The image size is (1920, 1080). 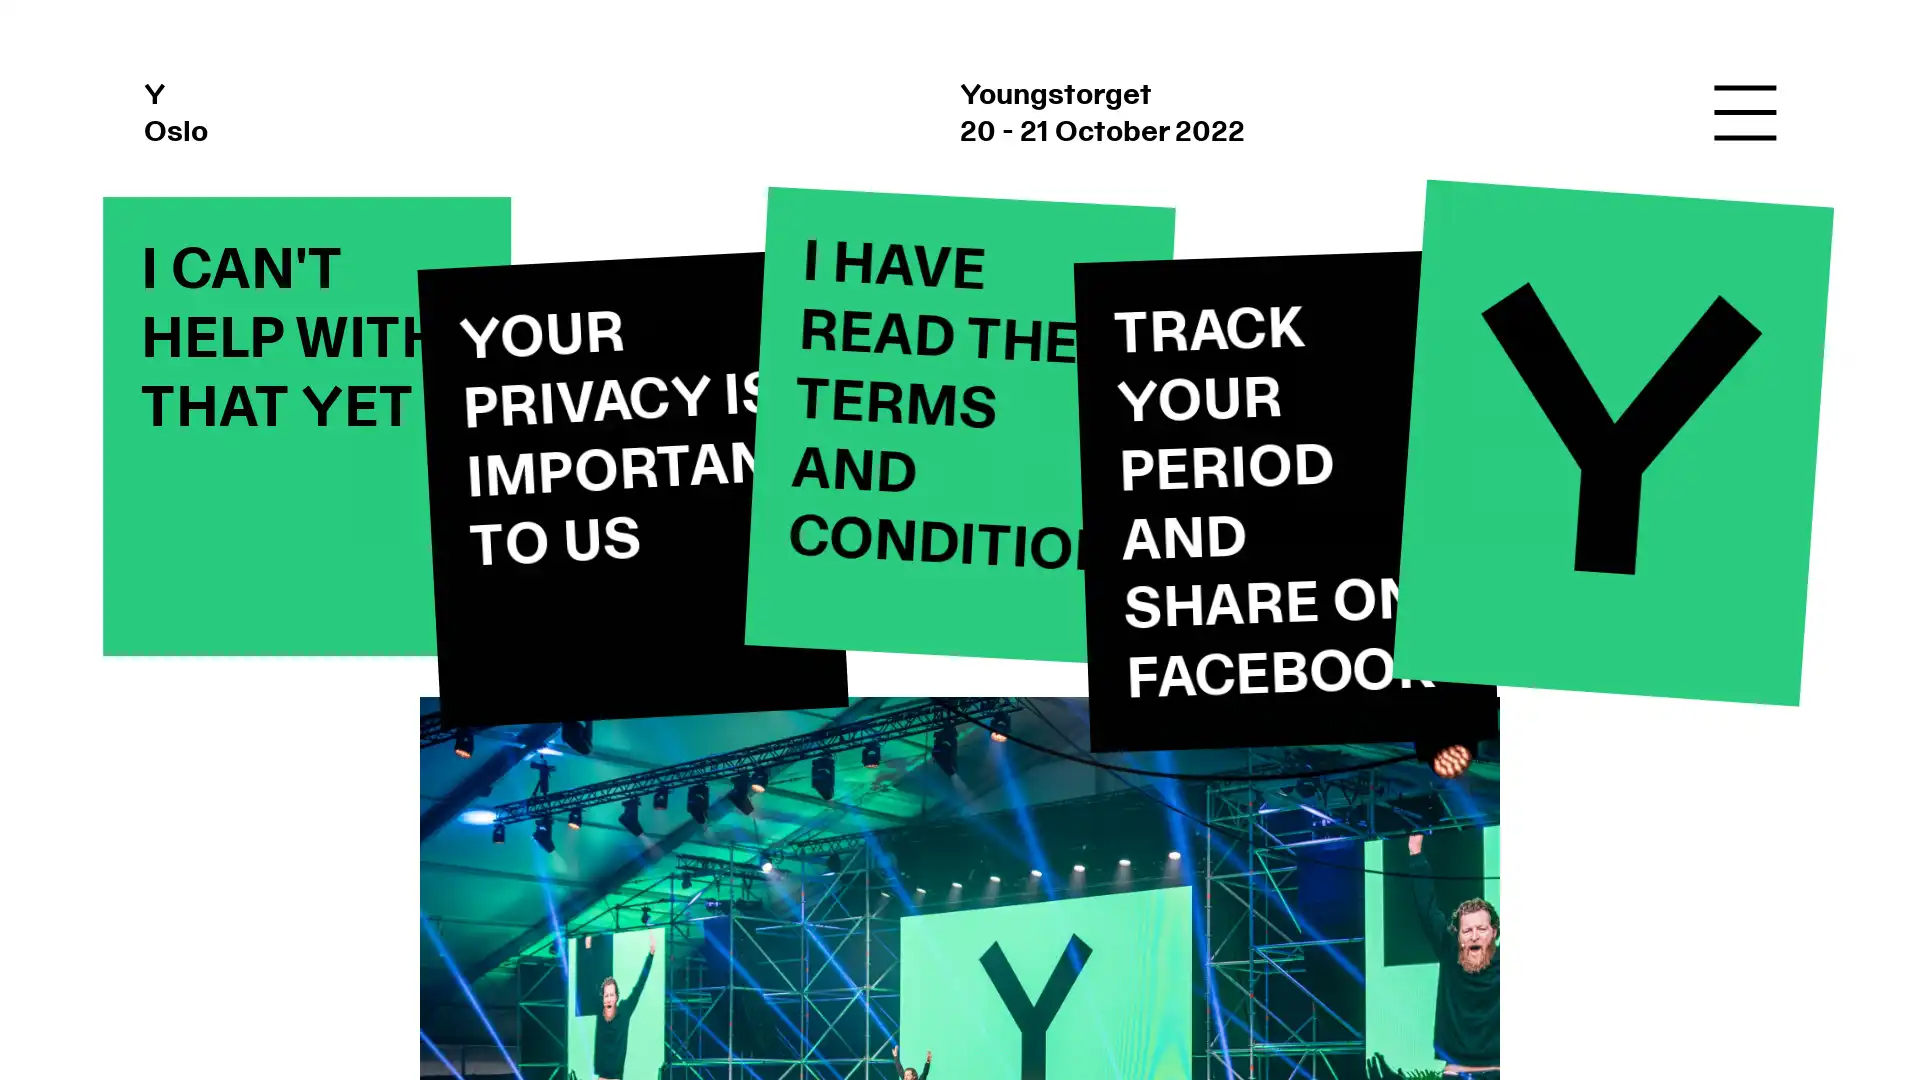 I want to click on Y, so click(x=1612, y=441).